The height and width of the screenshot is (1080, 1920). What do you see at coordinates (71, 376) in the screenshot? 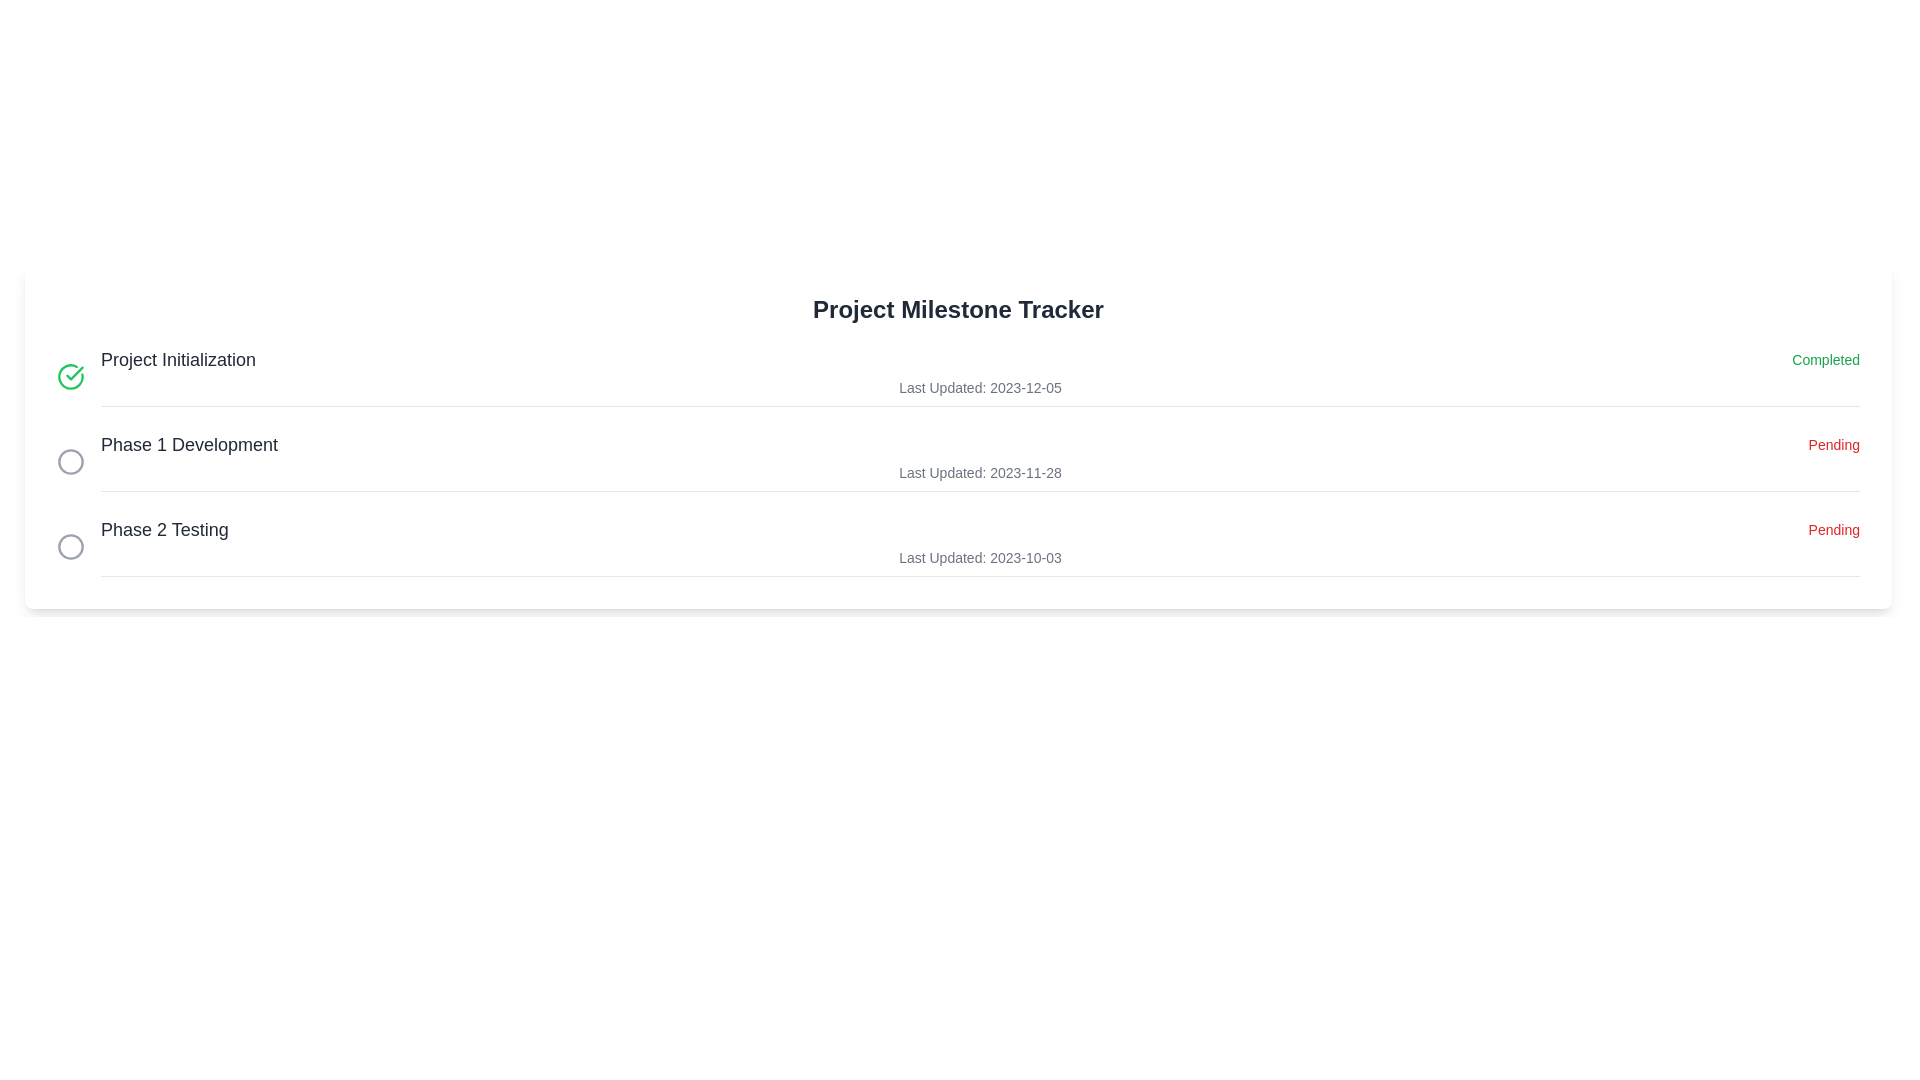
I see `the completion status icon, which is a green circle with a check mark, positioned to the left of the 'Project Initialization' text in the milestones list` at bounding box center [71, 376].